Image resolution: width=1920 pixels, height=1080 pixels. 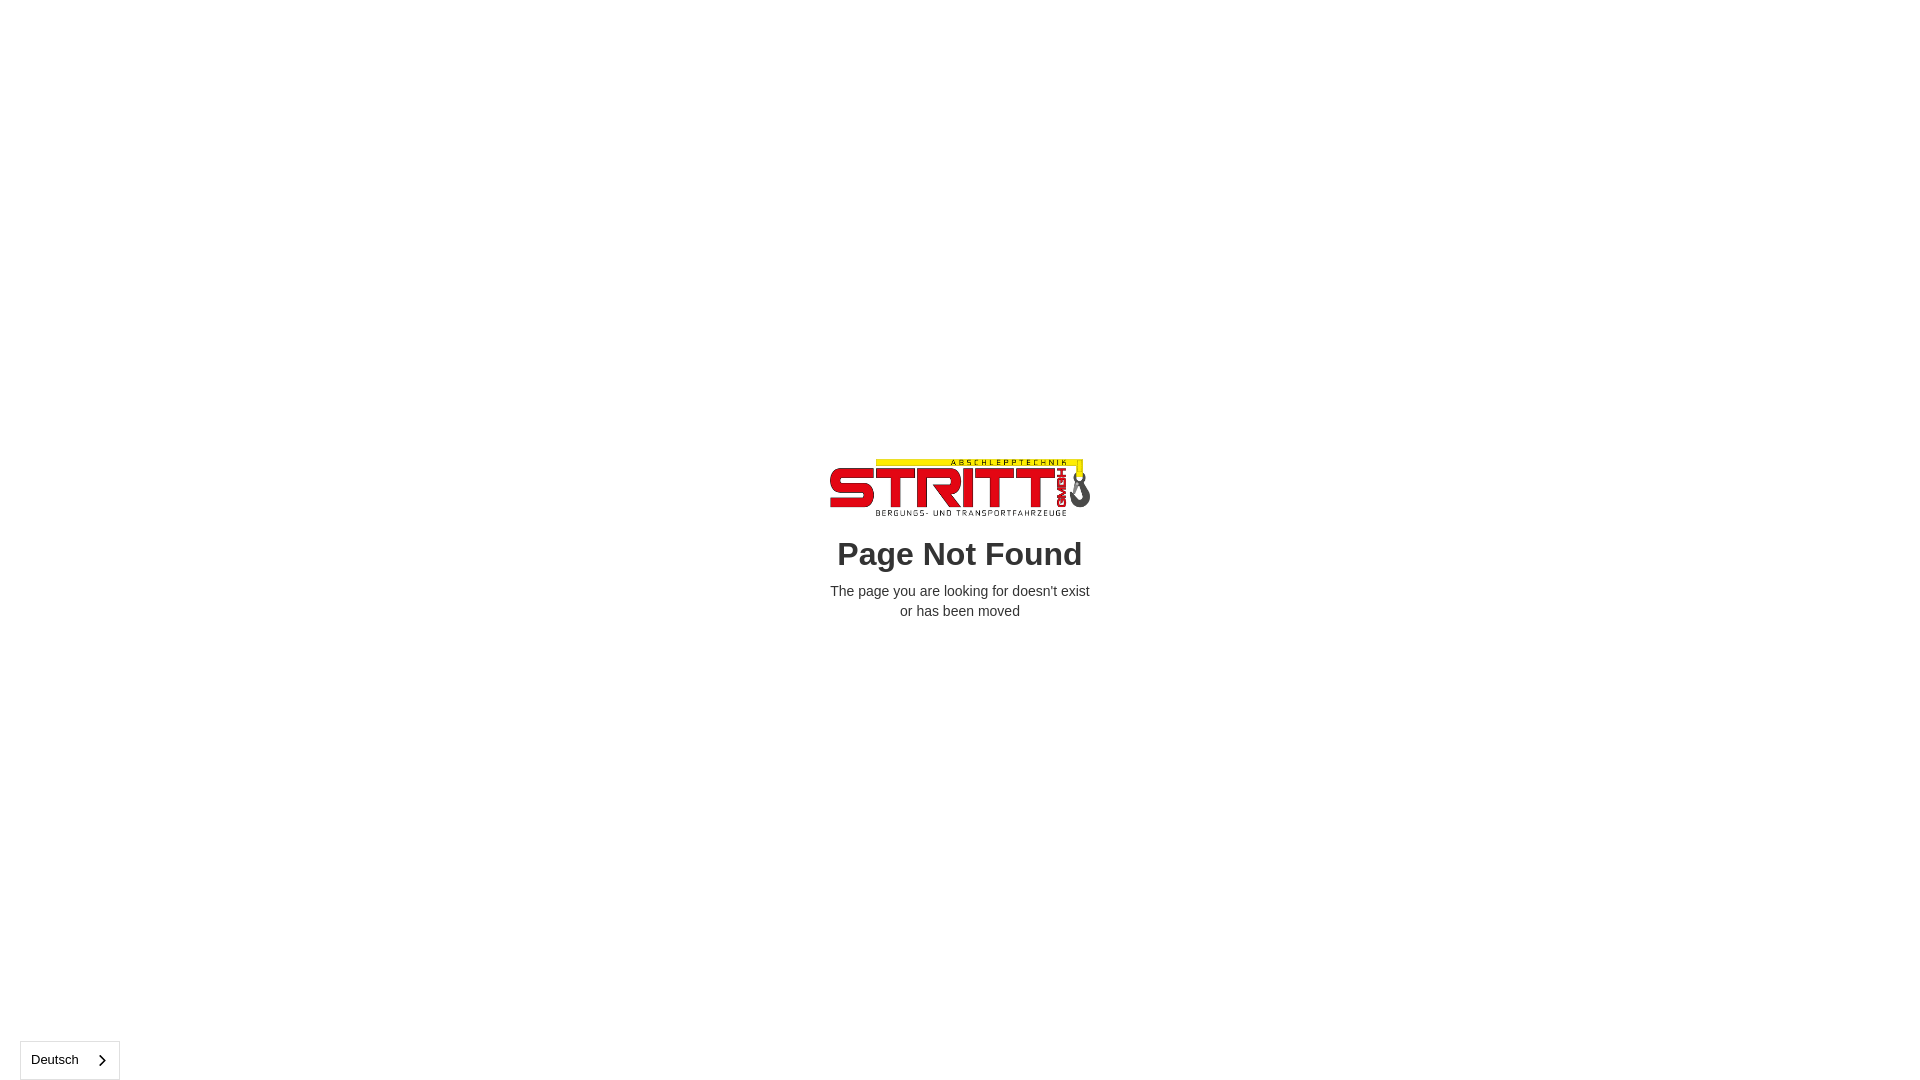 What do you see at coordinates (70, 1059) in the screenshot?
I see `'Deutsch'` at bounding box center [70, 1059].